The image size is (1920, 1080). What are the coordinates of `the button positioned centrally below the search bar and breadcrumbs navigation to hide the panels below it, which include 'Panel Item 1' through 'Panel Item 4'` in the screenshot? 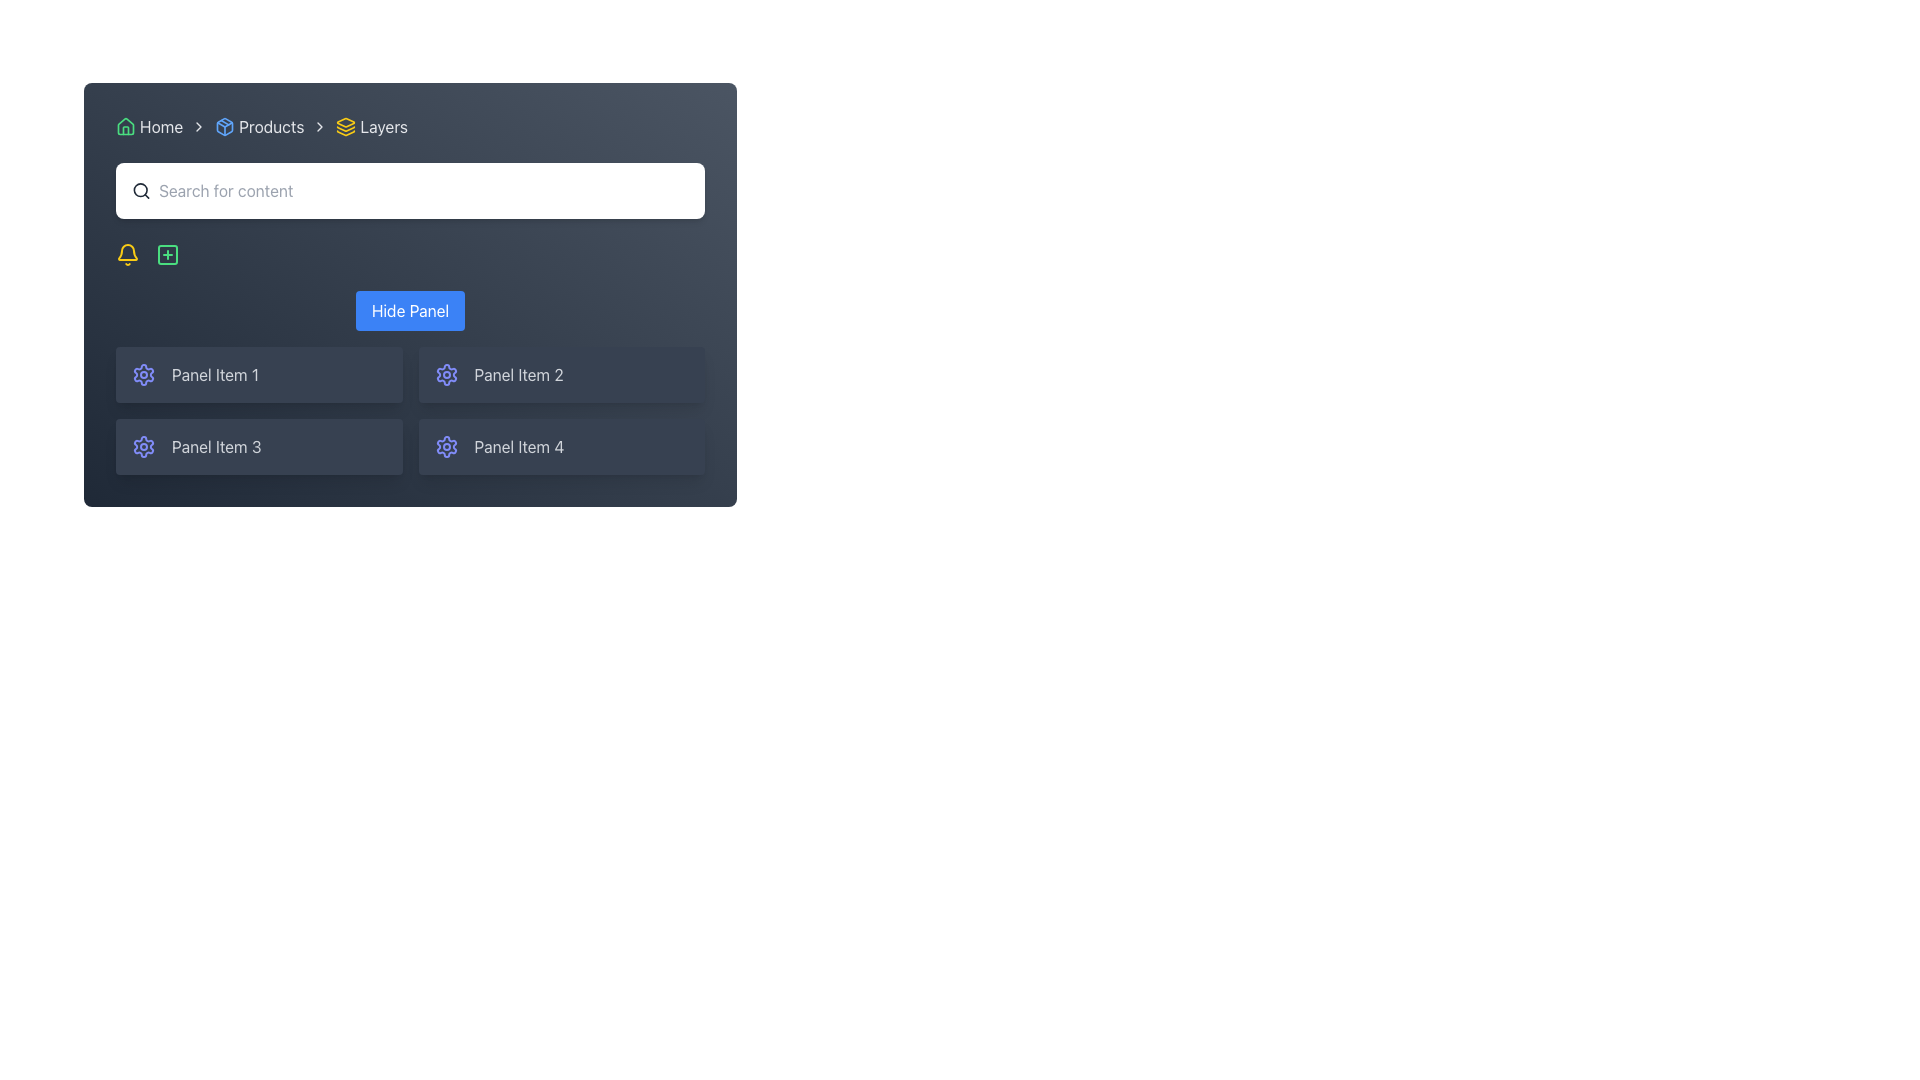 It's located at (409, 382).